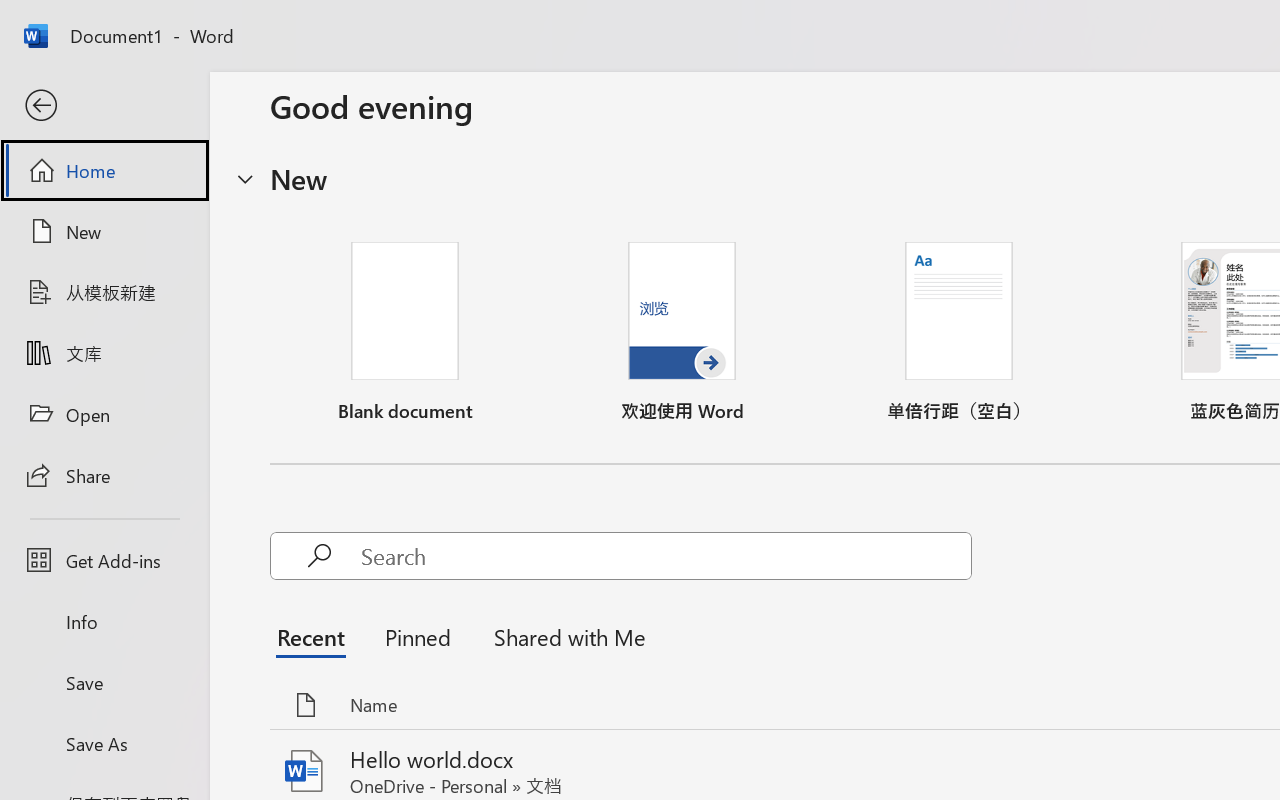 The image size is (1280, 800). I want to click on 'Pinned', so click(416, 635).